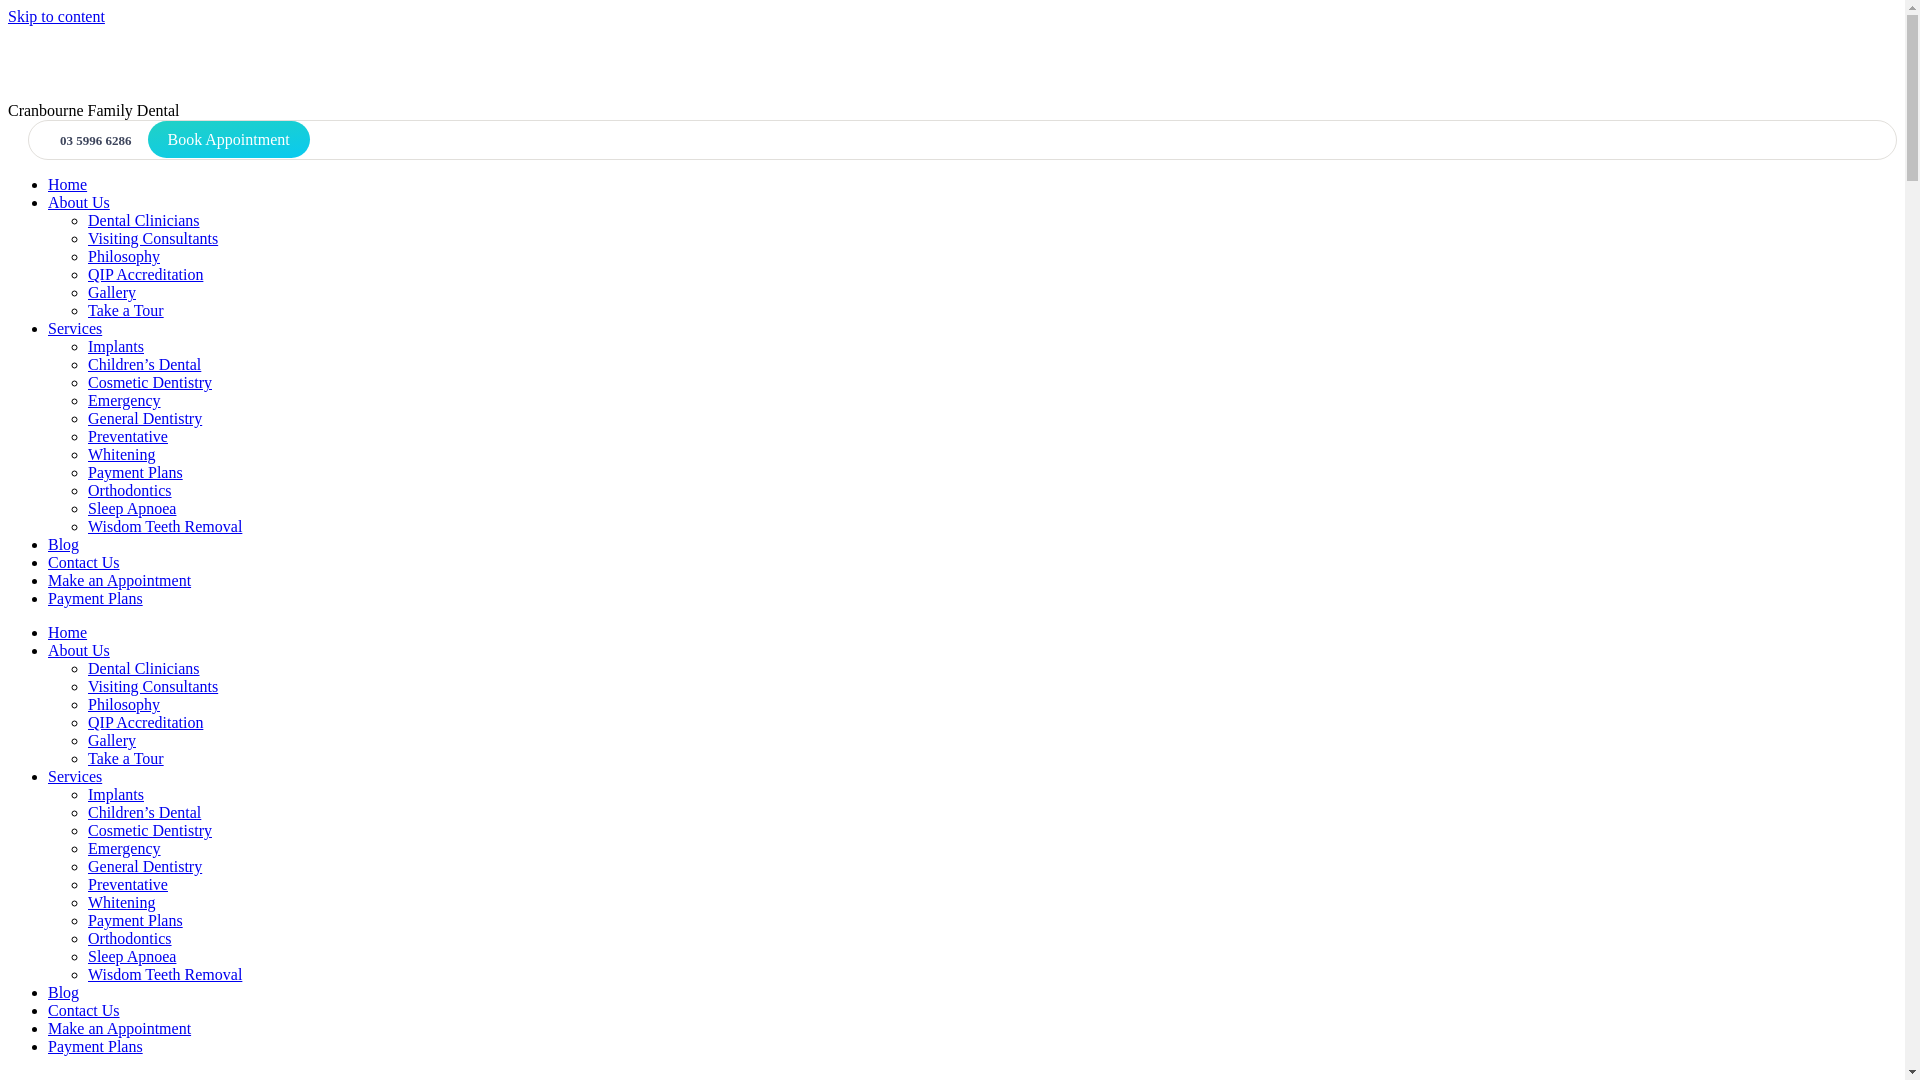 The image size is (1920, 1080). Describe the element at coordinates (48, 775) in the screenshot. I see `'Services'` at that location.